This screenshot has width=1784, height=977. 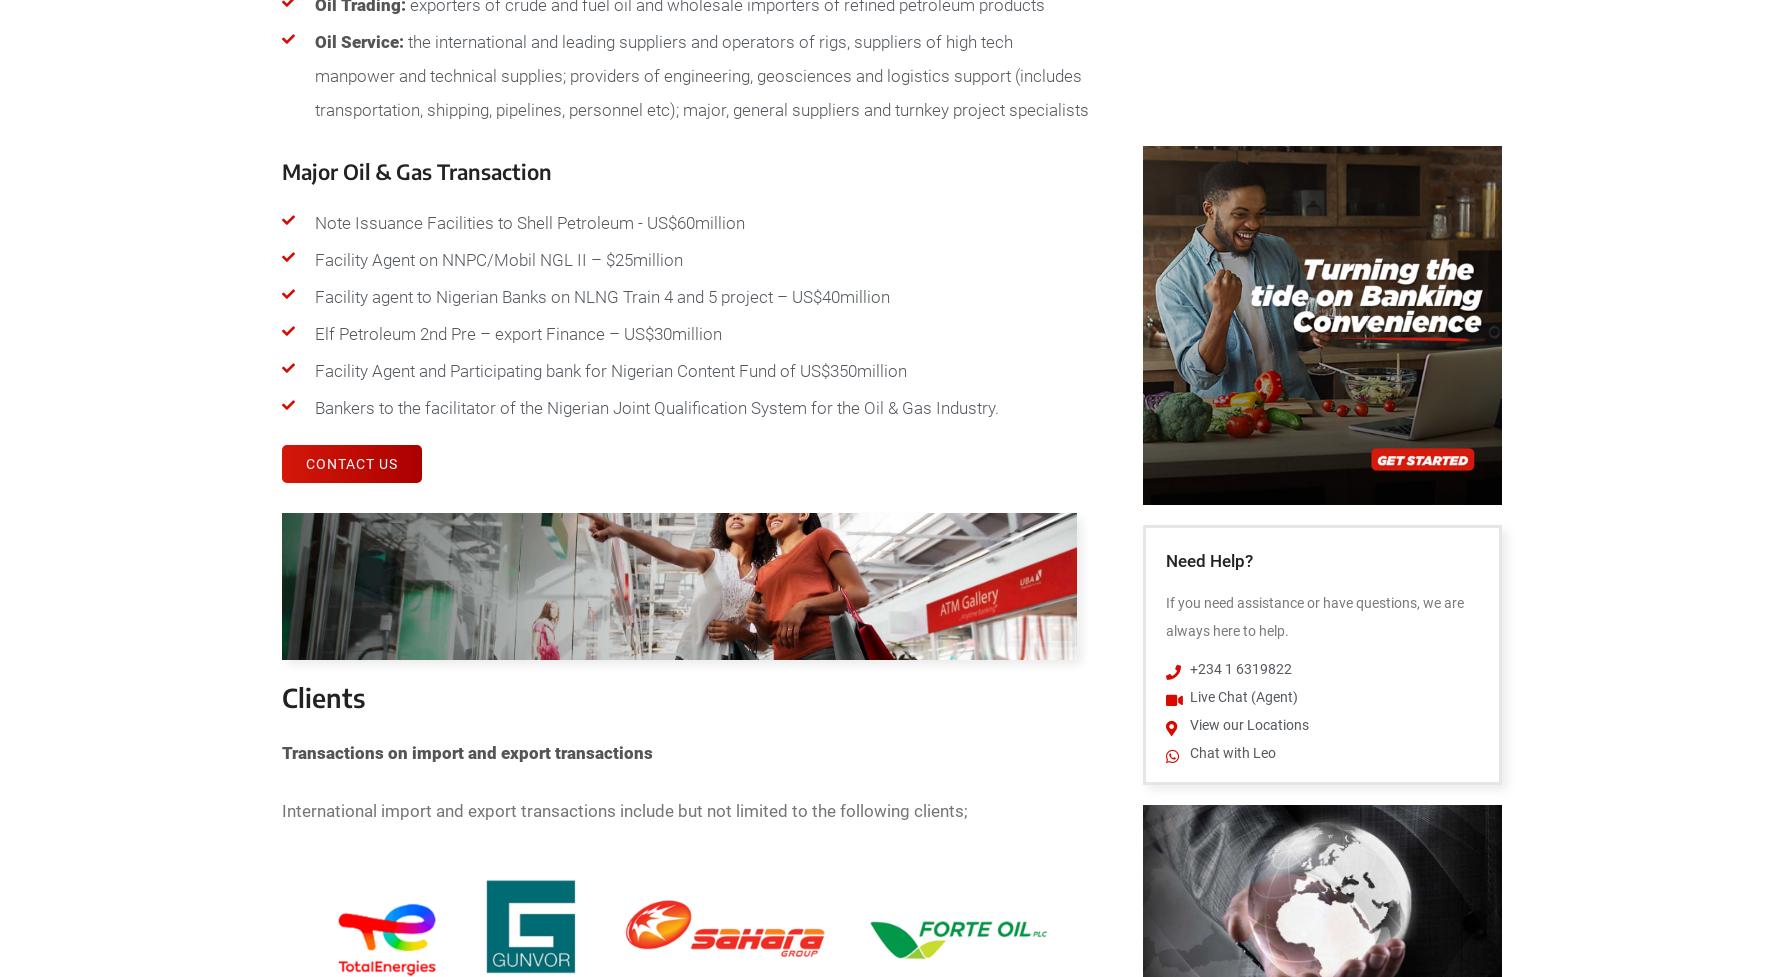 I want to click on 'Chat with Leo', so click(x=1231, y=752).